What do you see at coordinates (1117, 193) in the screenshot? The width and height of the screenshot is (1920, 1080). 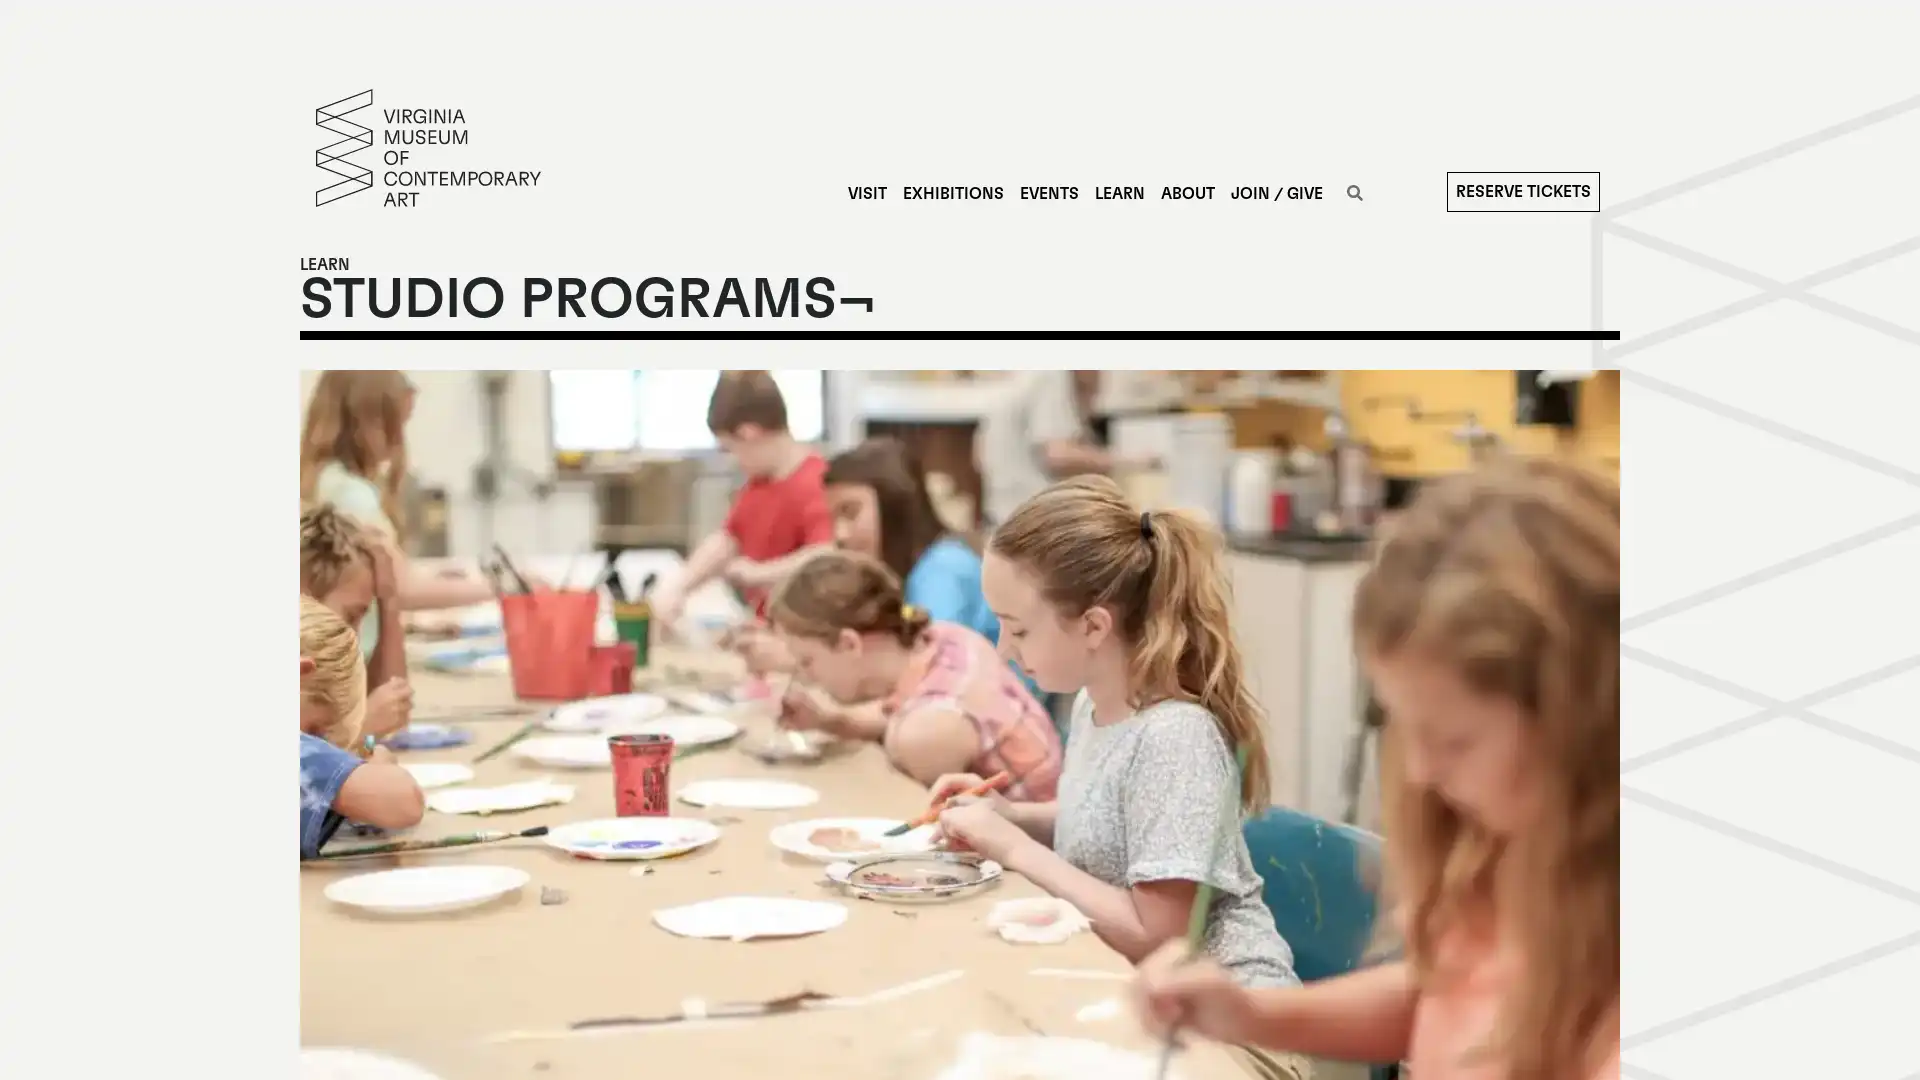 I see `LEARN` at bounding box center [1117, 193].